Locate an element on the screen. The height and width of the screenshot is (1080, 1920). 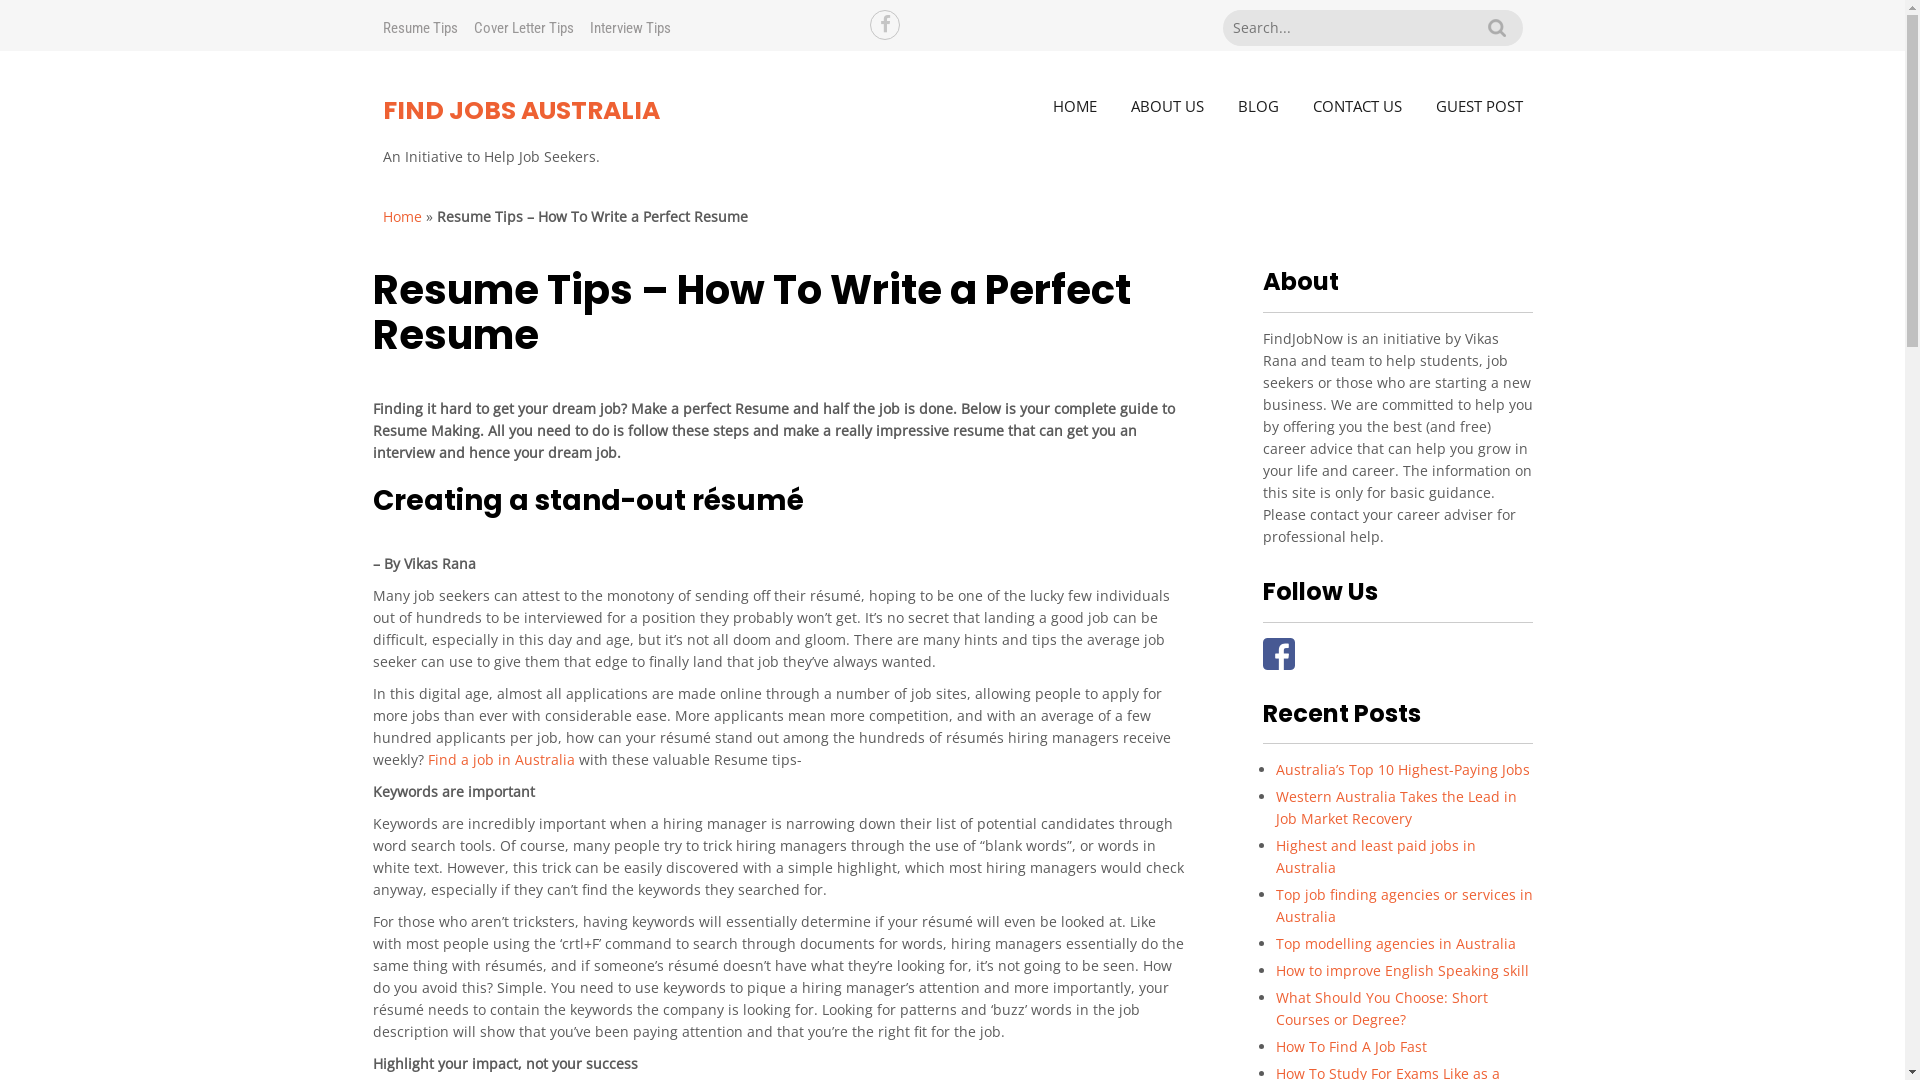
'Top job finding agencies or services in Australia' is located at coordinates (1275, 905).